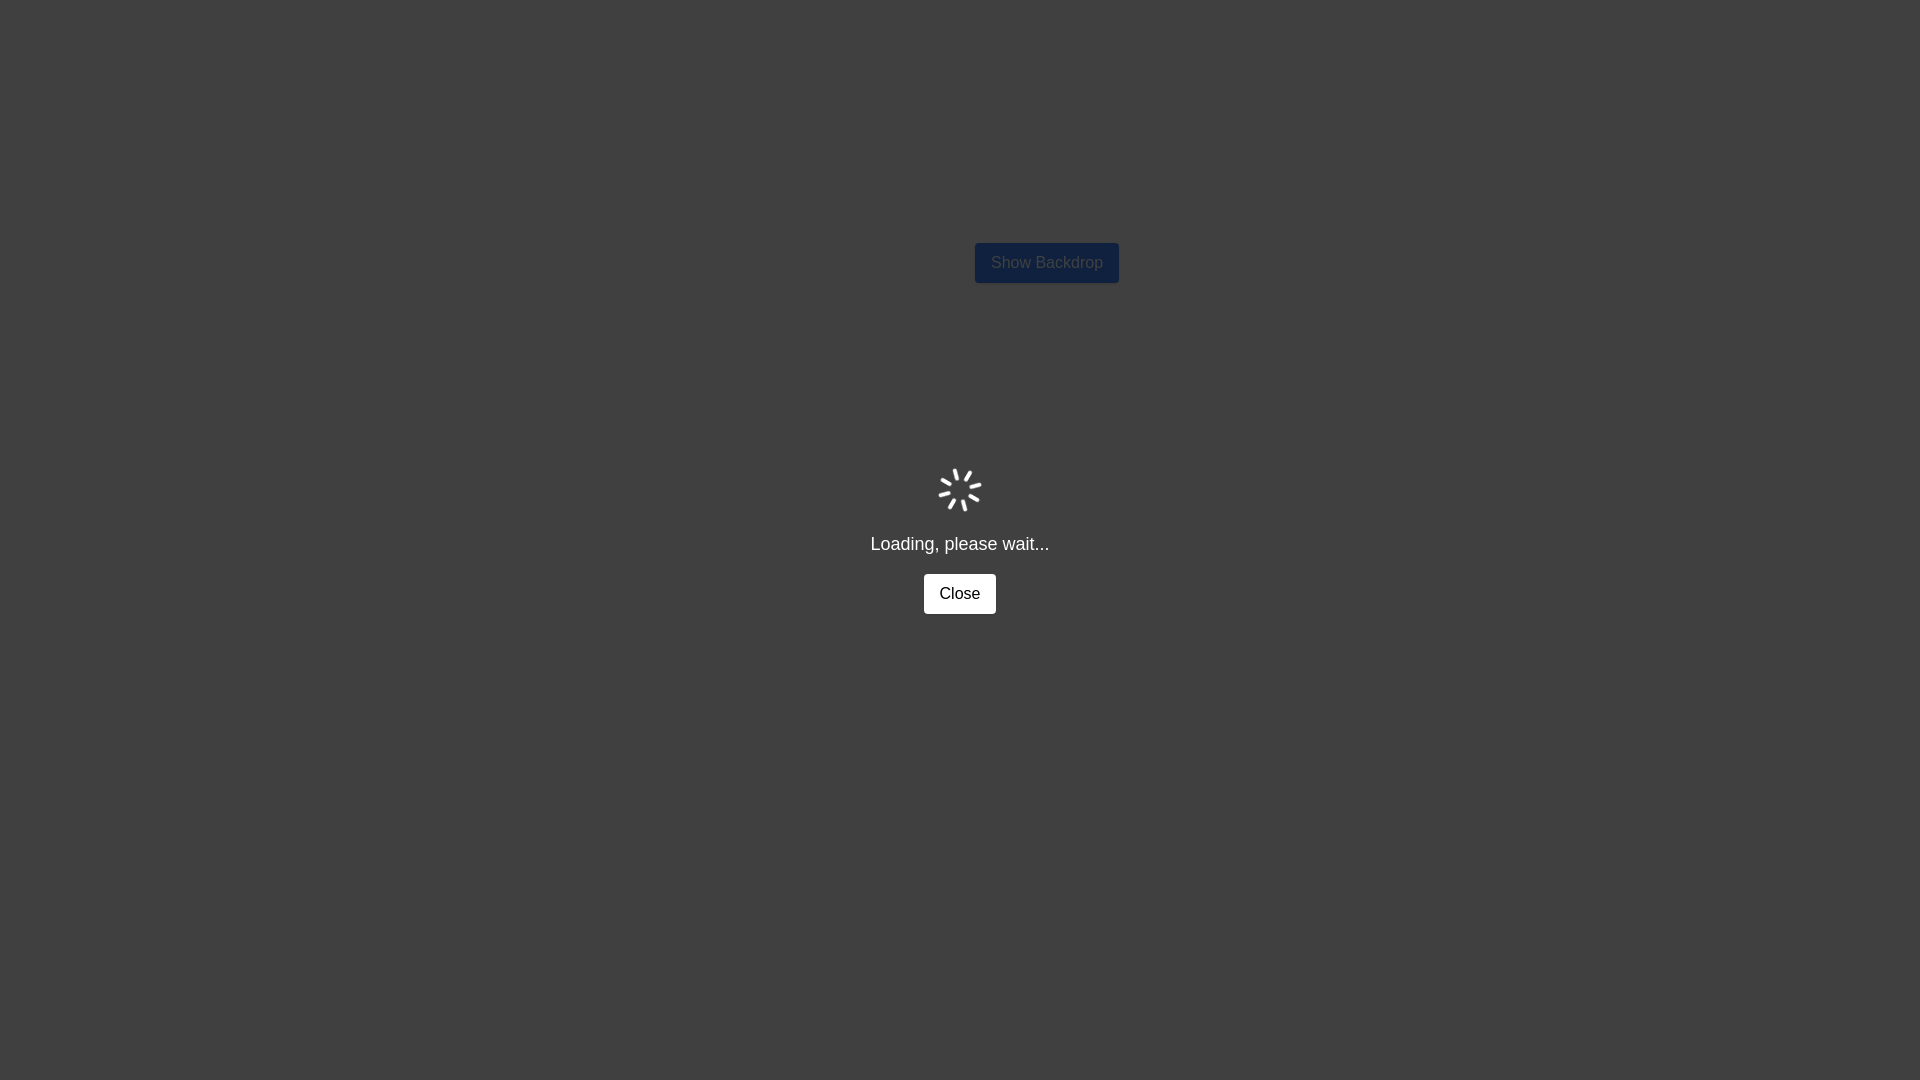 The height and width of the screenshot is (1080, 1920). What do you see at coordinates (960, 540) in the screenshot?
I see `the TextBlock that indicates an operation is in progress, located centrally within the modal overlay, between the loader icon and the close button` at bounding box center [960, 540].